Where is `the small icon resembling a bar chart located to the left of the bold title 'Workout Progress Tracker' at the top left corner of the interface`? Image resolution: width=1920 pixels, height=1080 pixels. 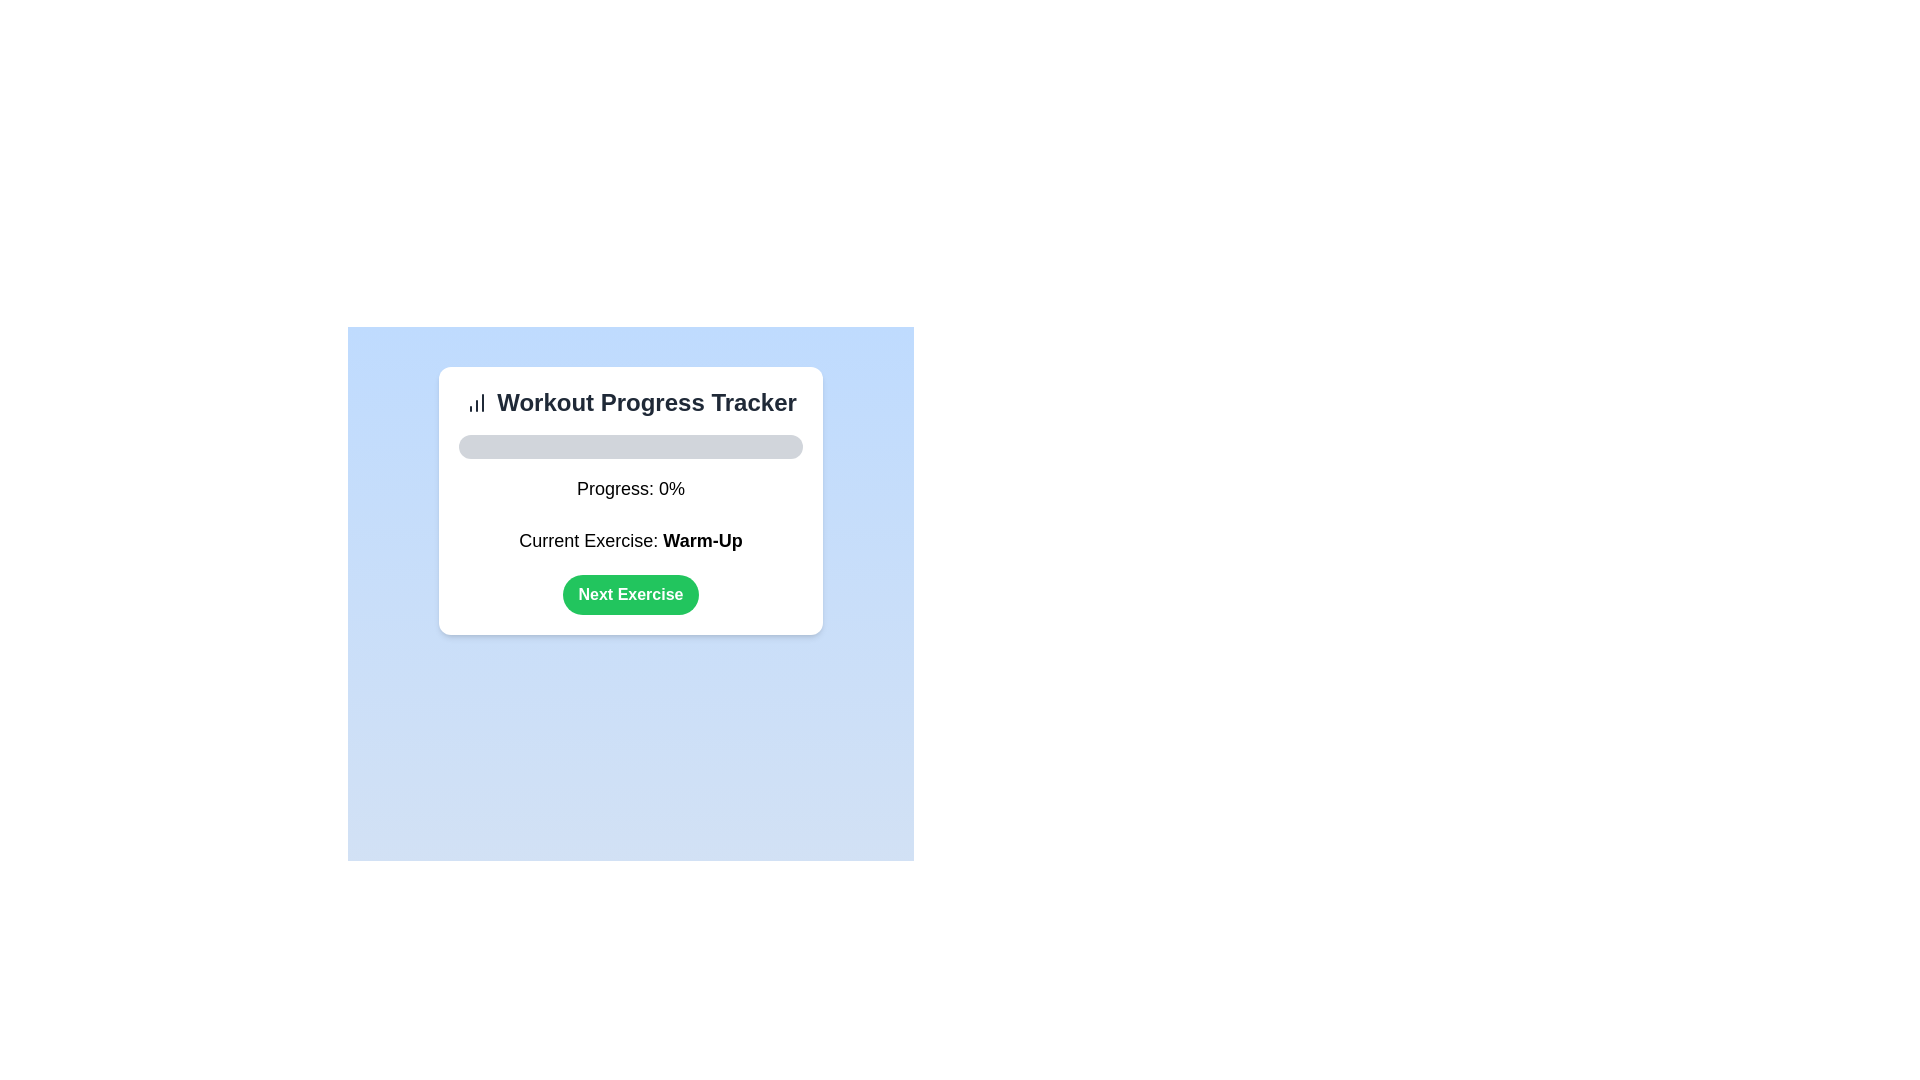
the small icon resembling a bar chart located to the left of the bold title 'Workout Progress Tracker' at the top left corner of the interface is located at coordinates (476, 402).